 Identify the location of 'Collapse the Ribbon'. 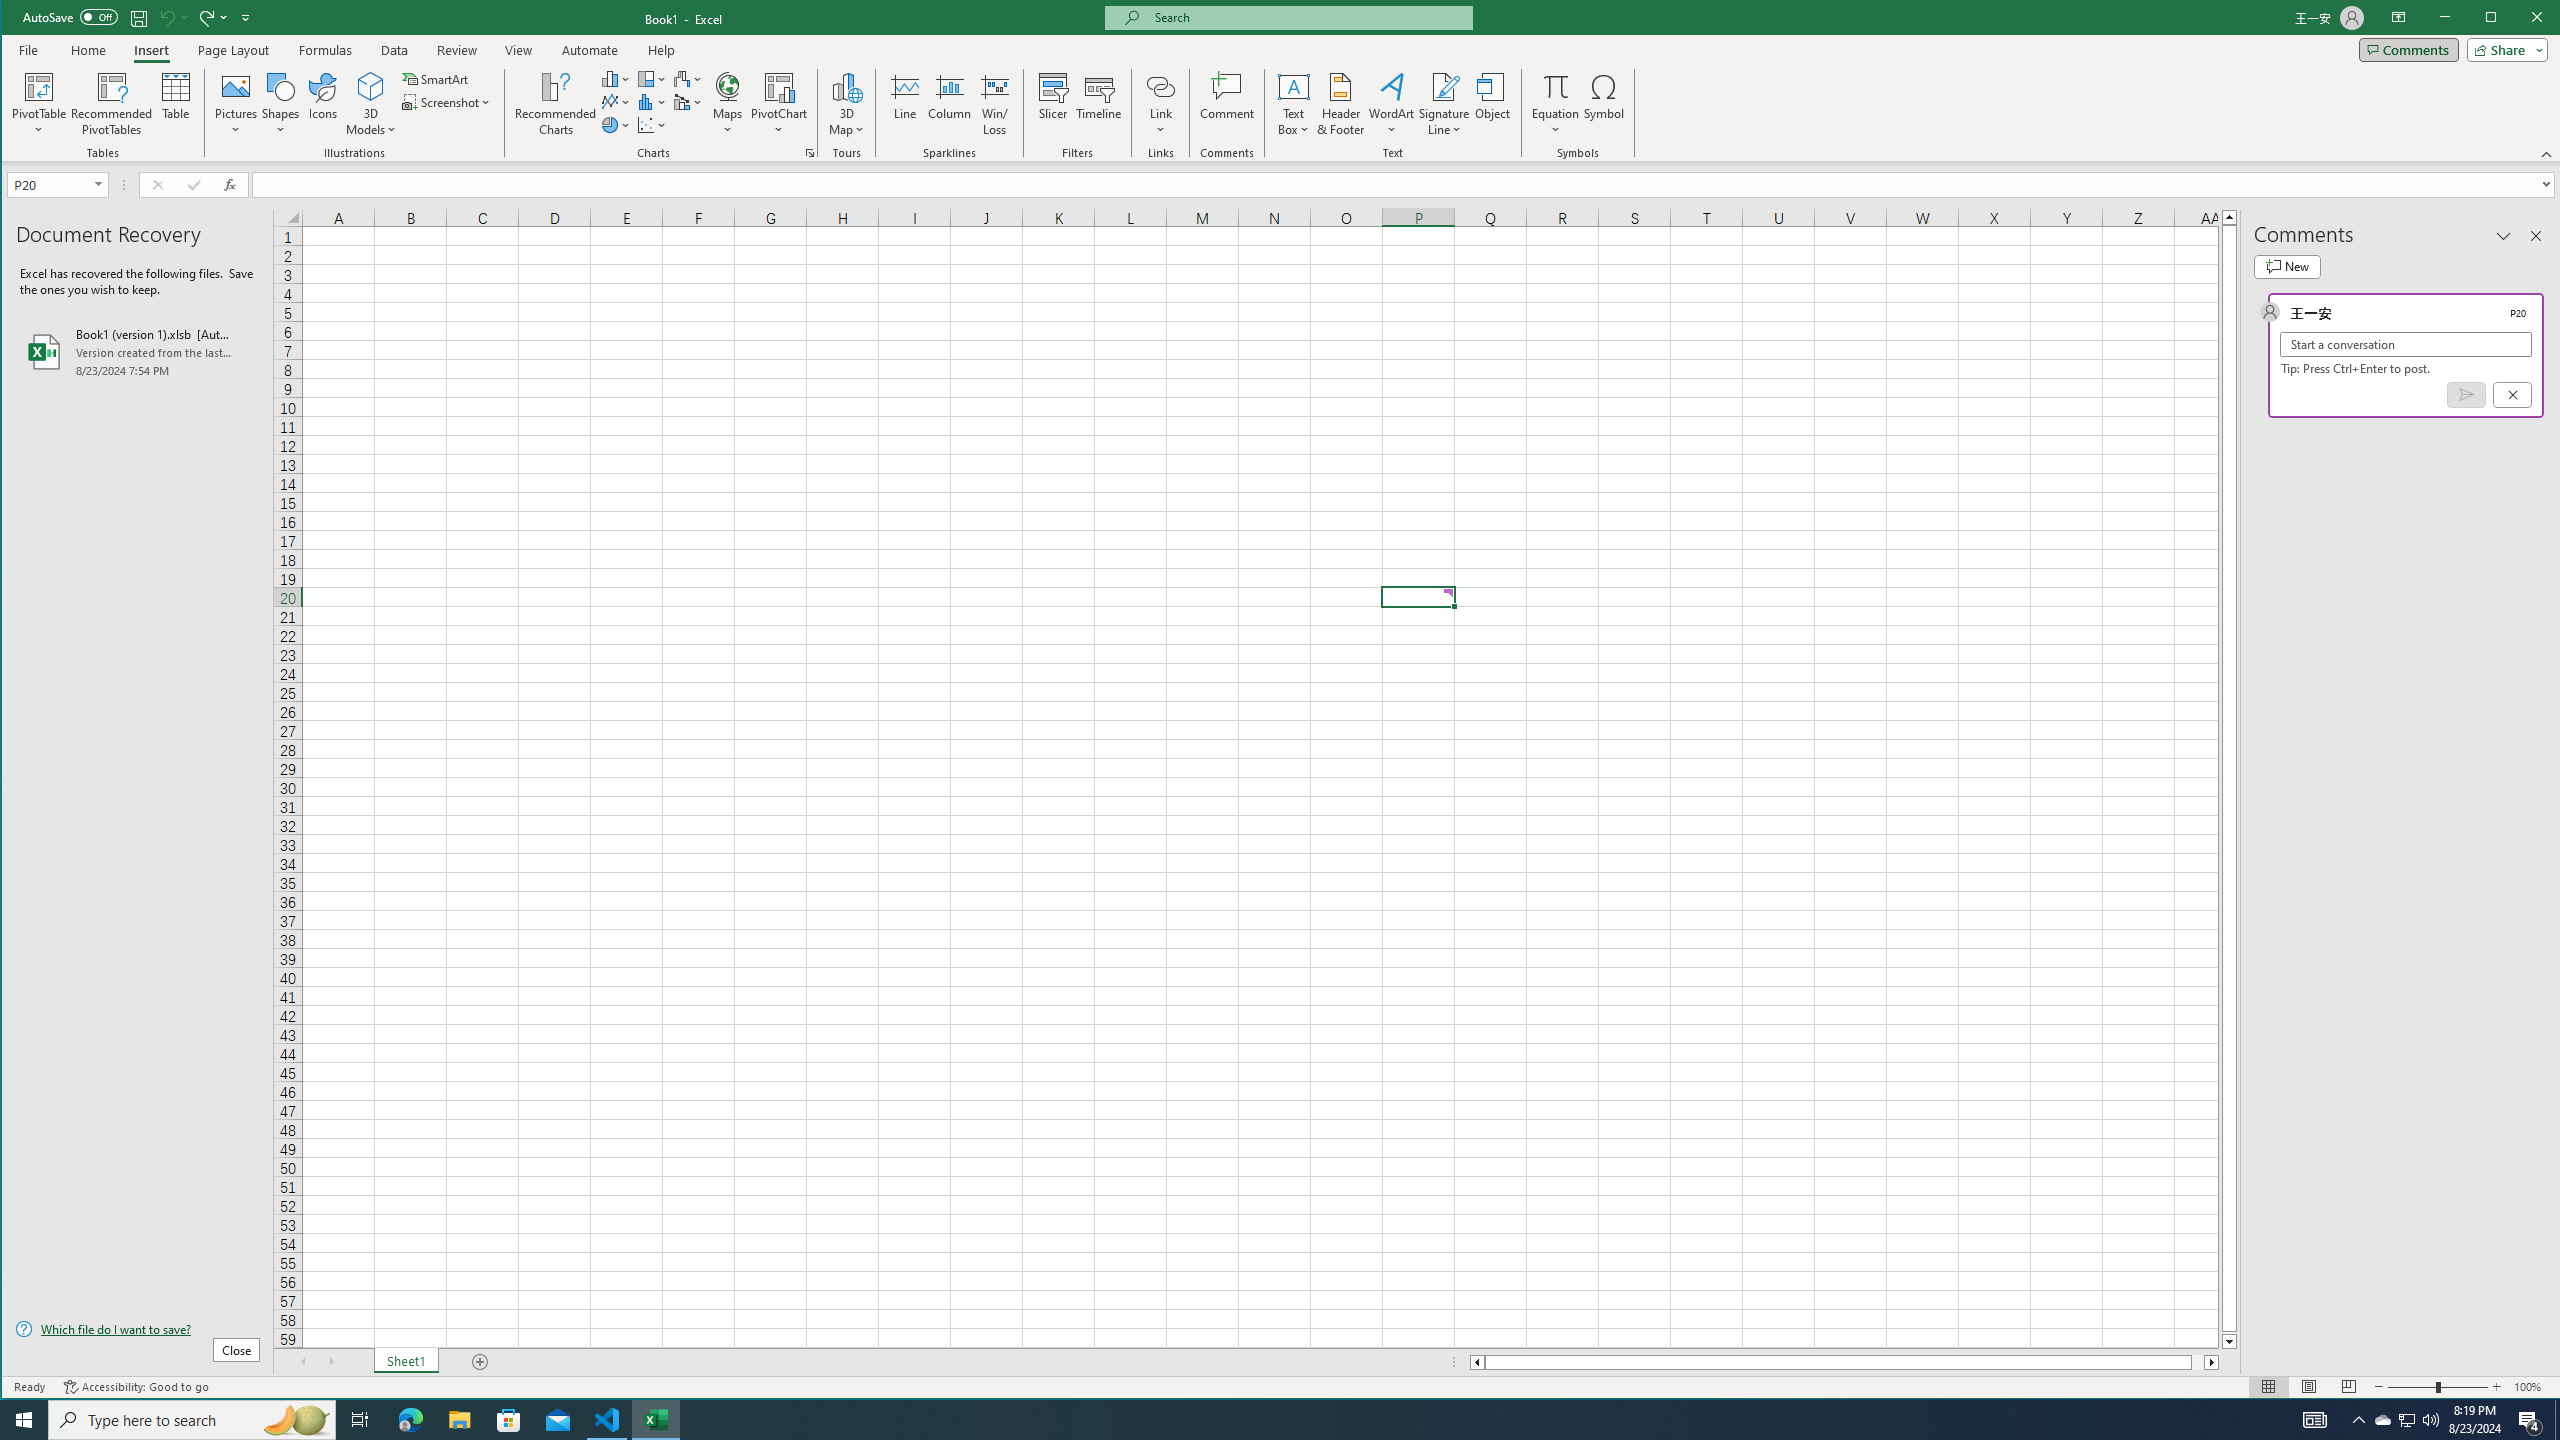
(2547, 153).